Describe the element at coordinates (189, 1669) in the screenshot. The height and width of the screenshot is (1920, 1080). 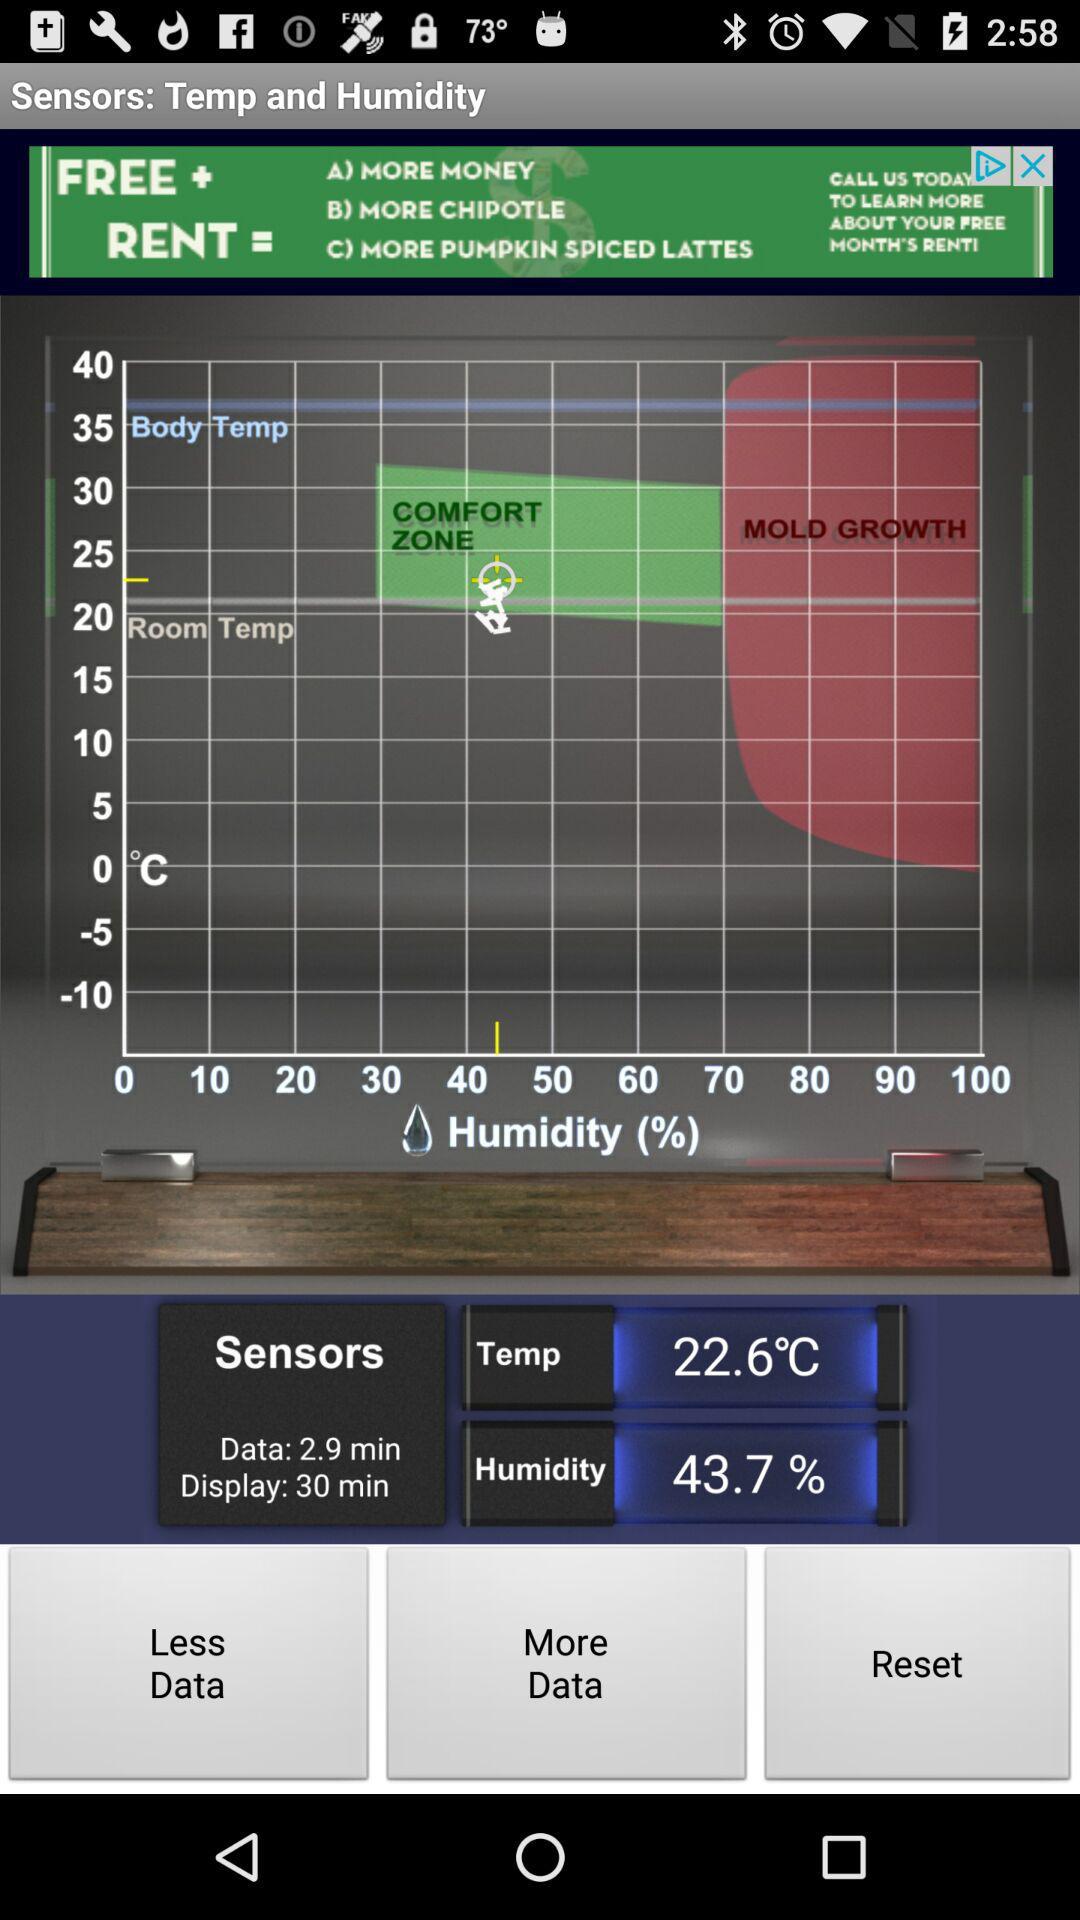
I see `the icon to the left of the more` at that location.